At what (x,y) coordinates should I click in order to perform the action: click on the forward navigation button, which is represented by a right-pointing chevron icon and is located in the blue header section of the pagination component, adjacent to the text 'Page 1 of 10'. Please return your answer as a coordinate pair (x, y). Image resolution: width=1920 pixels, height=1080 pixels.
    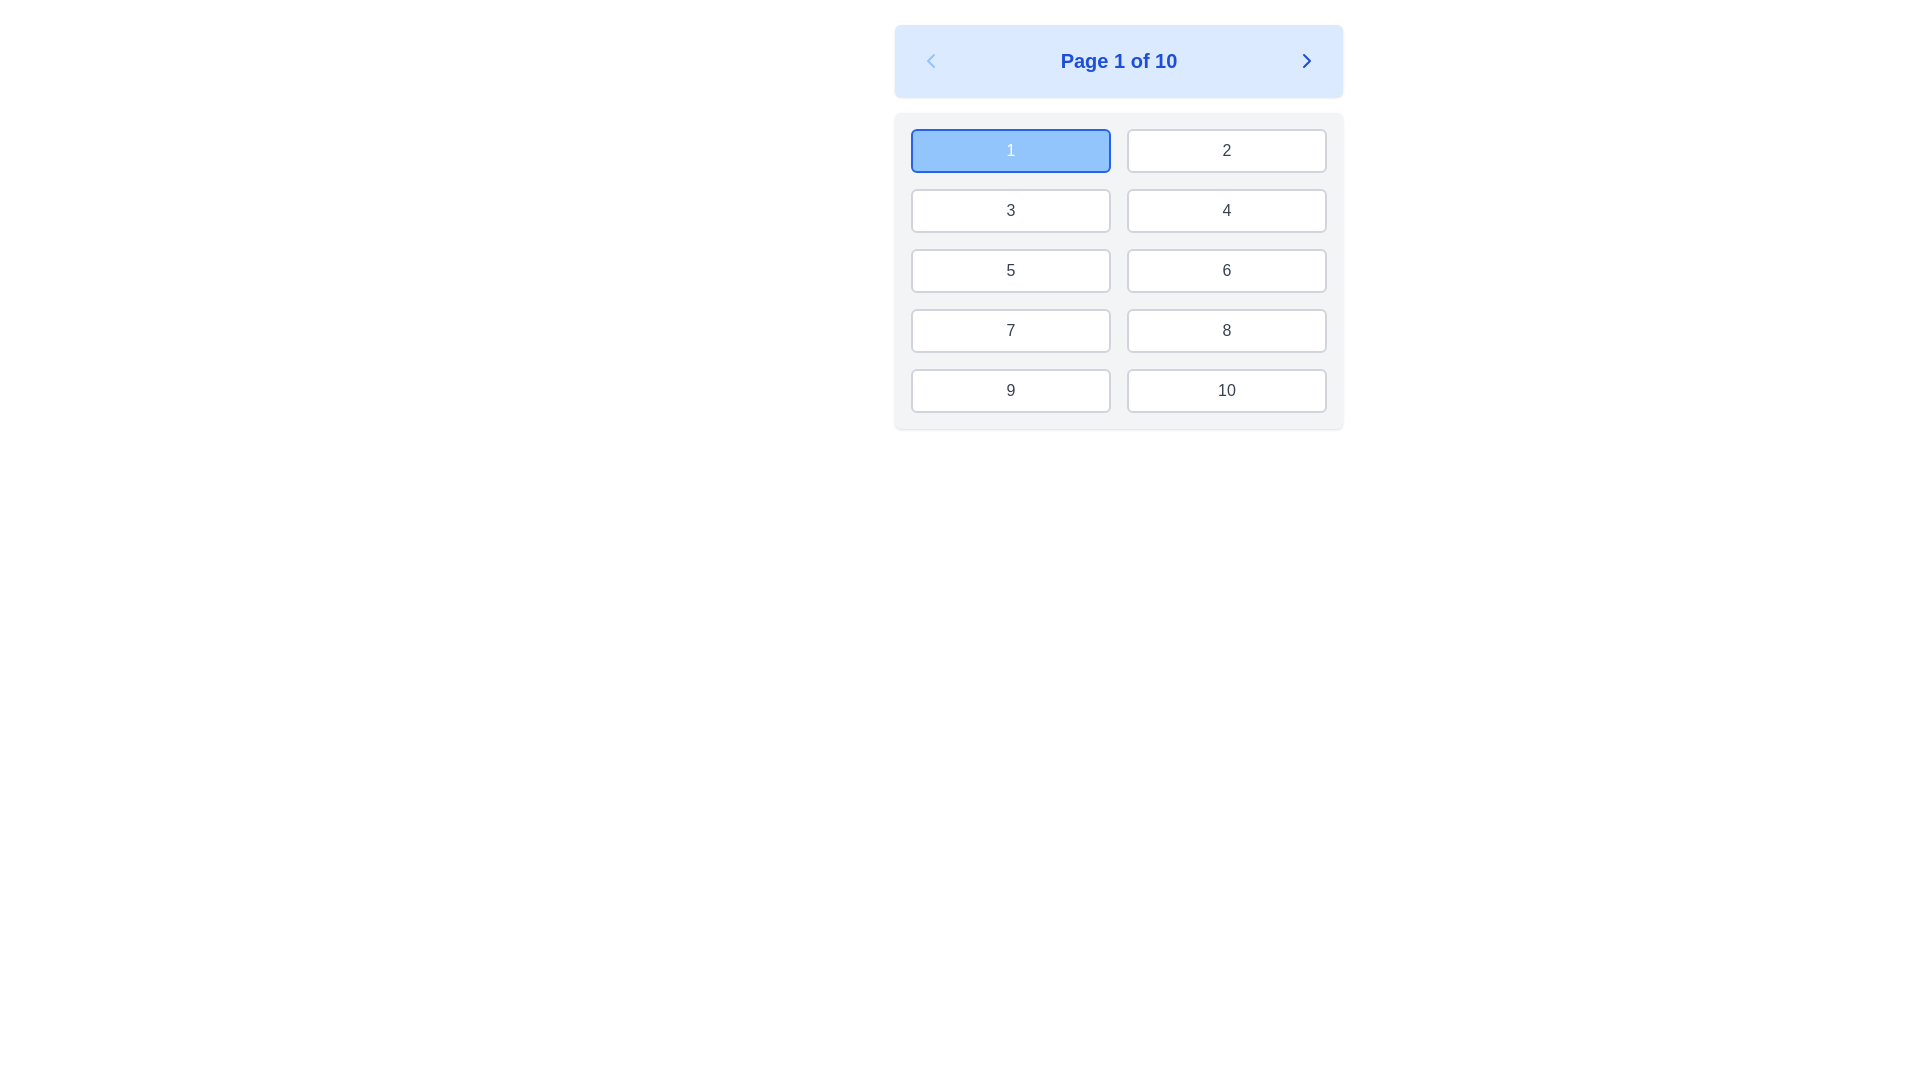
    Looking at the image, I should click on (1306, 60).